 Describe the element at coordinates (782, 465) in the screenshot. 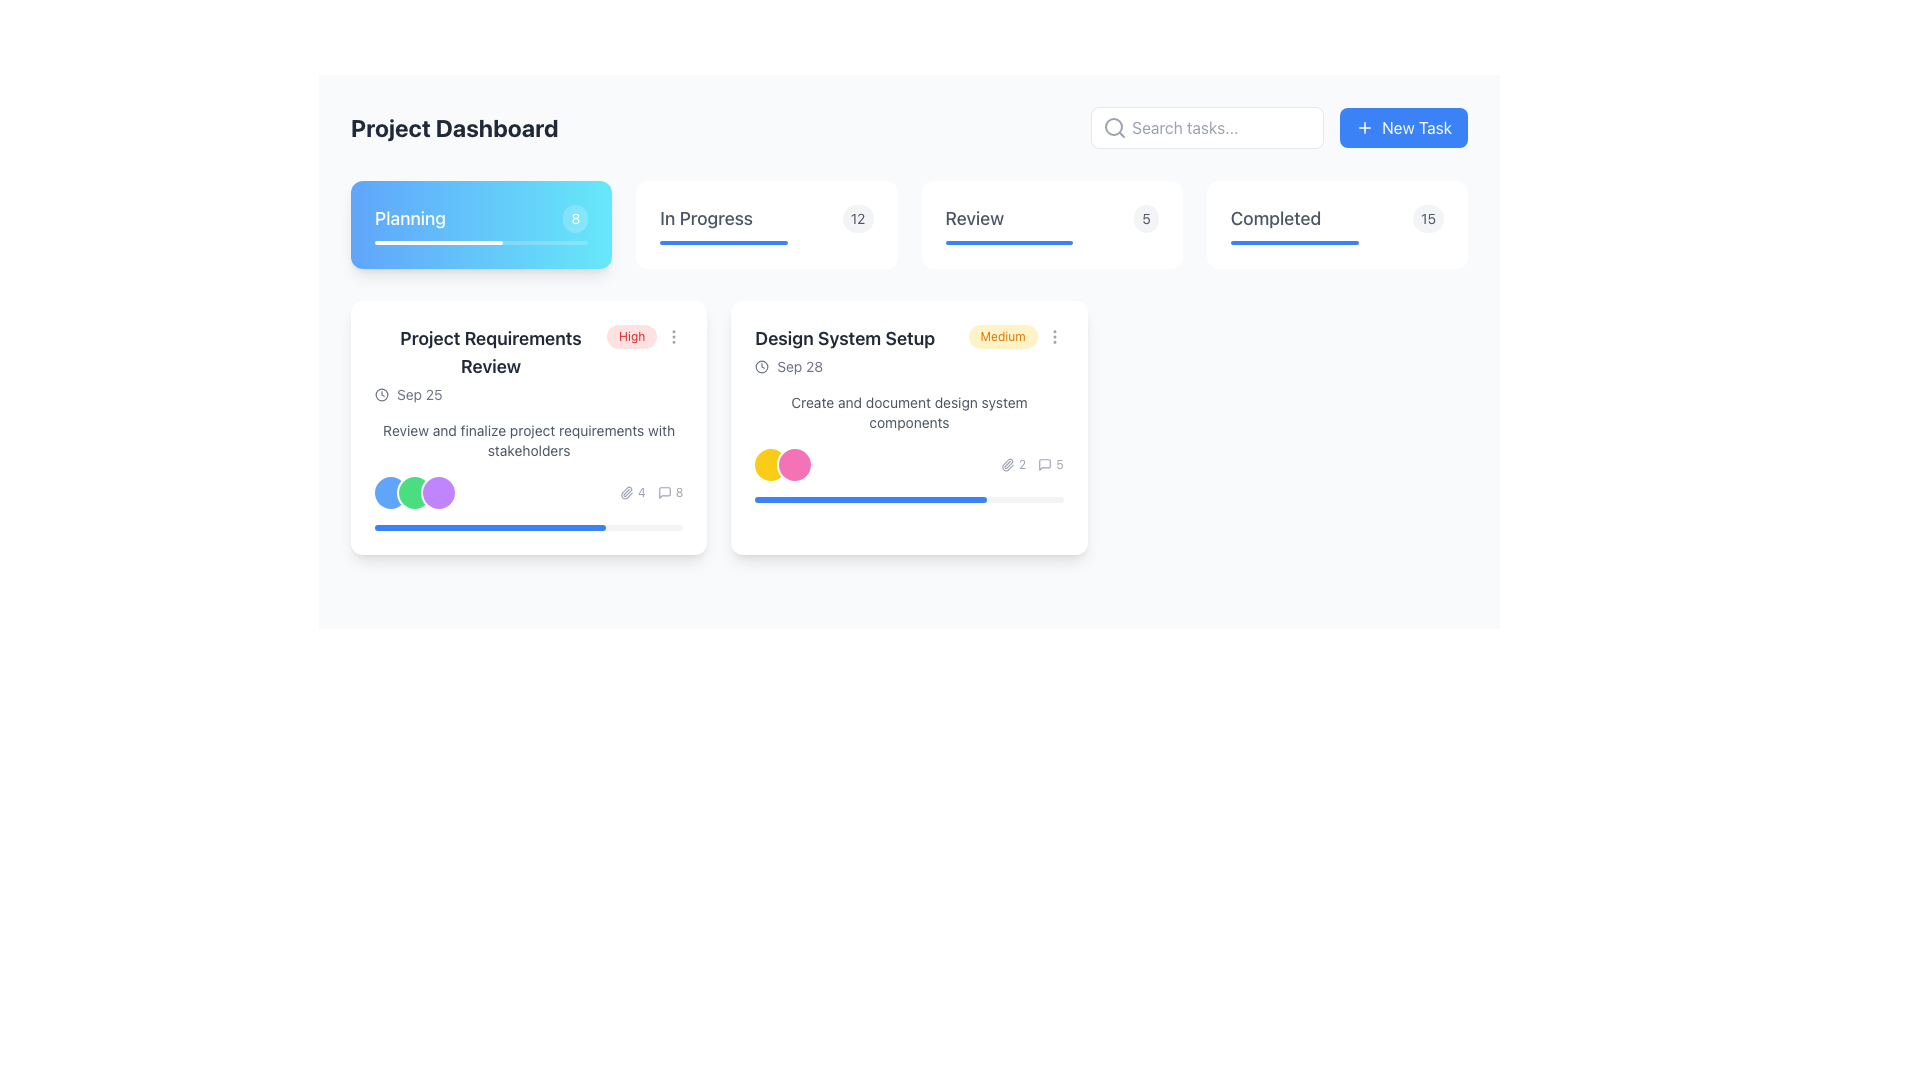

I see `the user avatar group located in the bottom-left section of the 'Design System Setup' card` at that location.